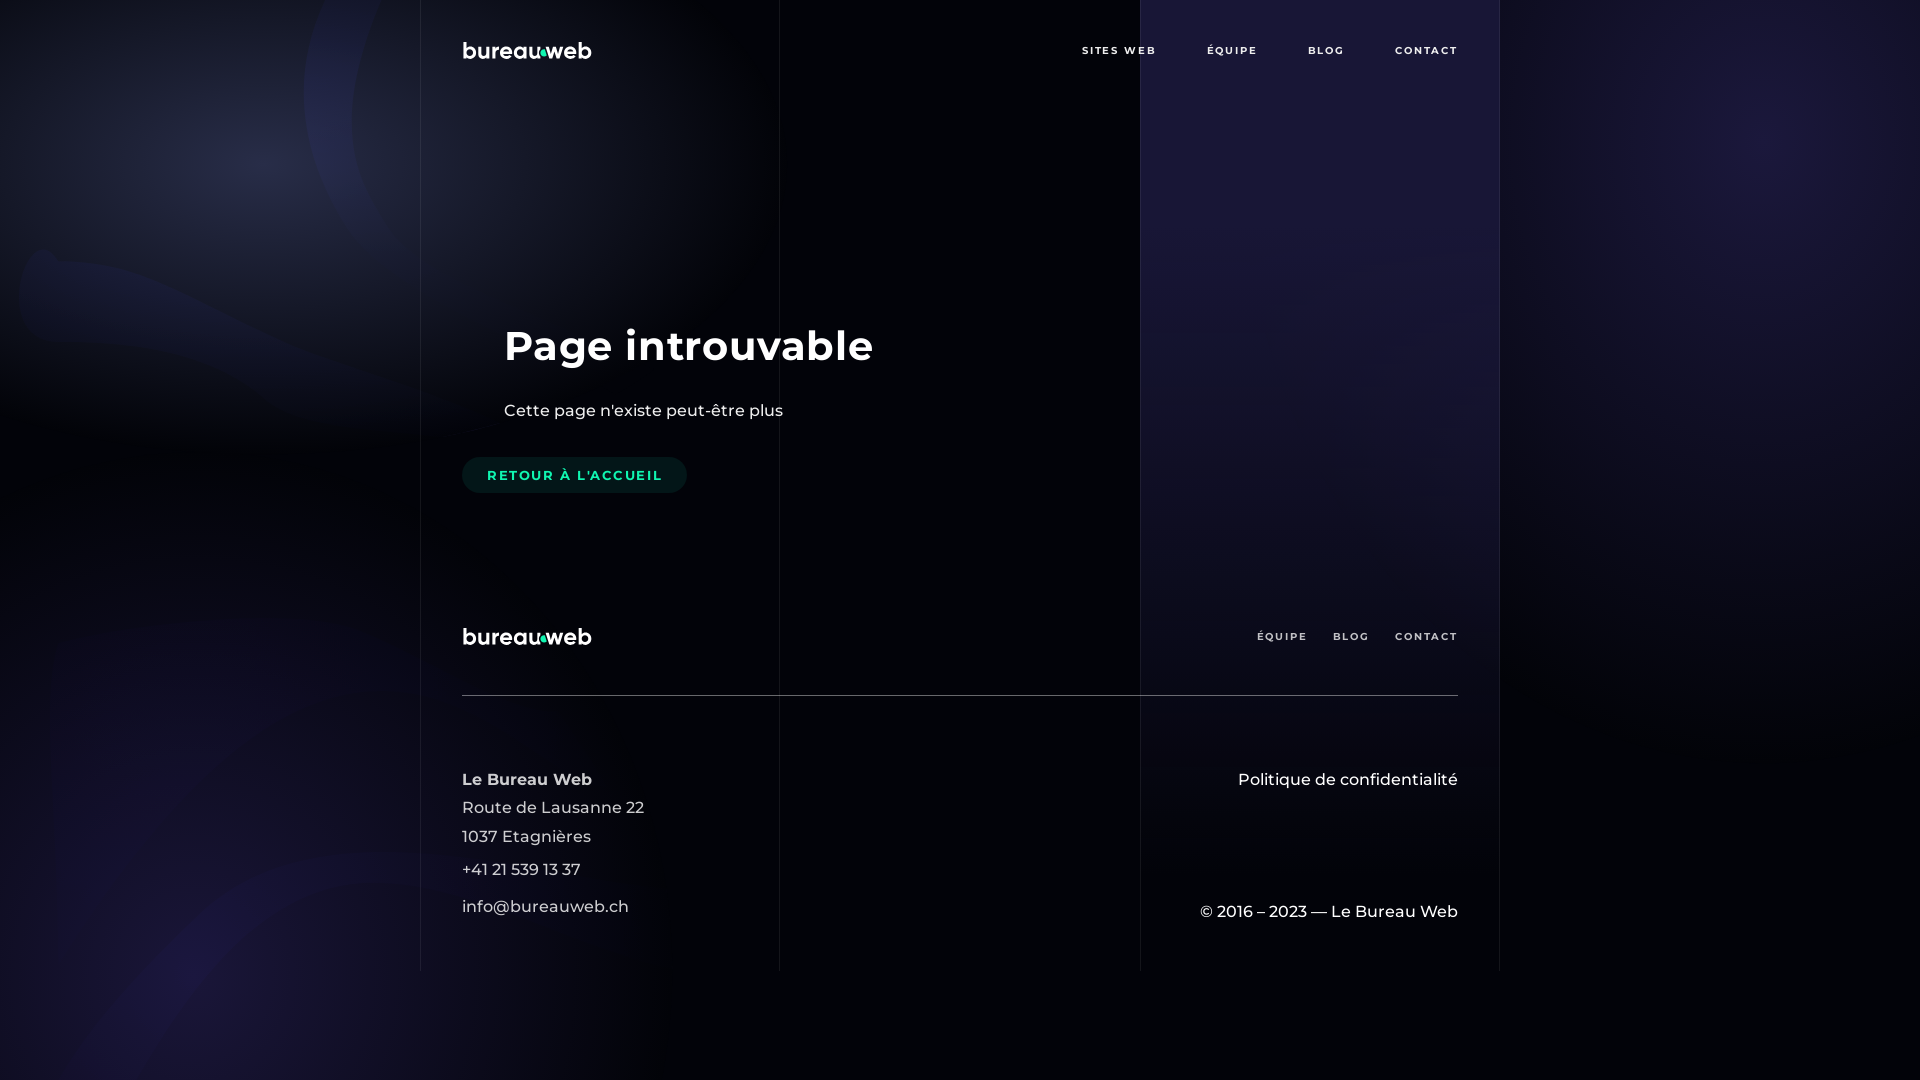  Describe the element at coordinates (1118, 49) in the screenshot. I see `'SITES WEB'` at that location.